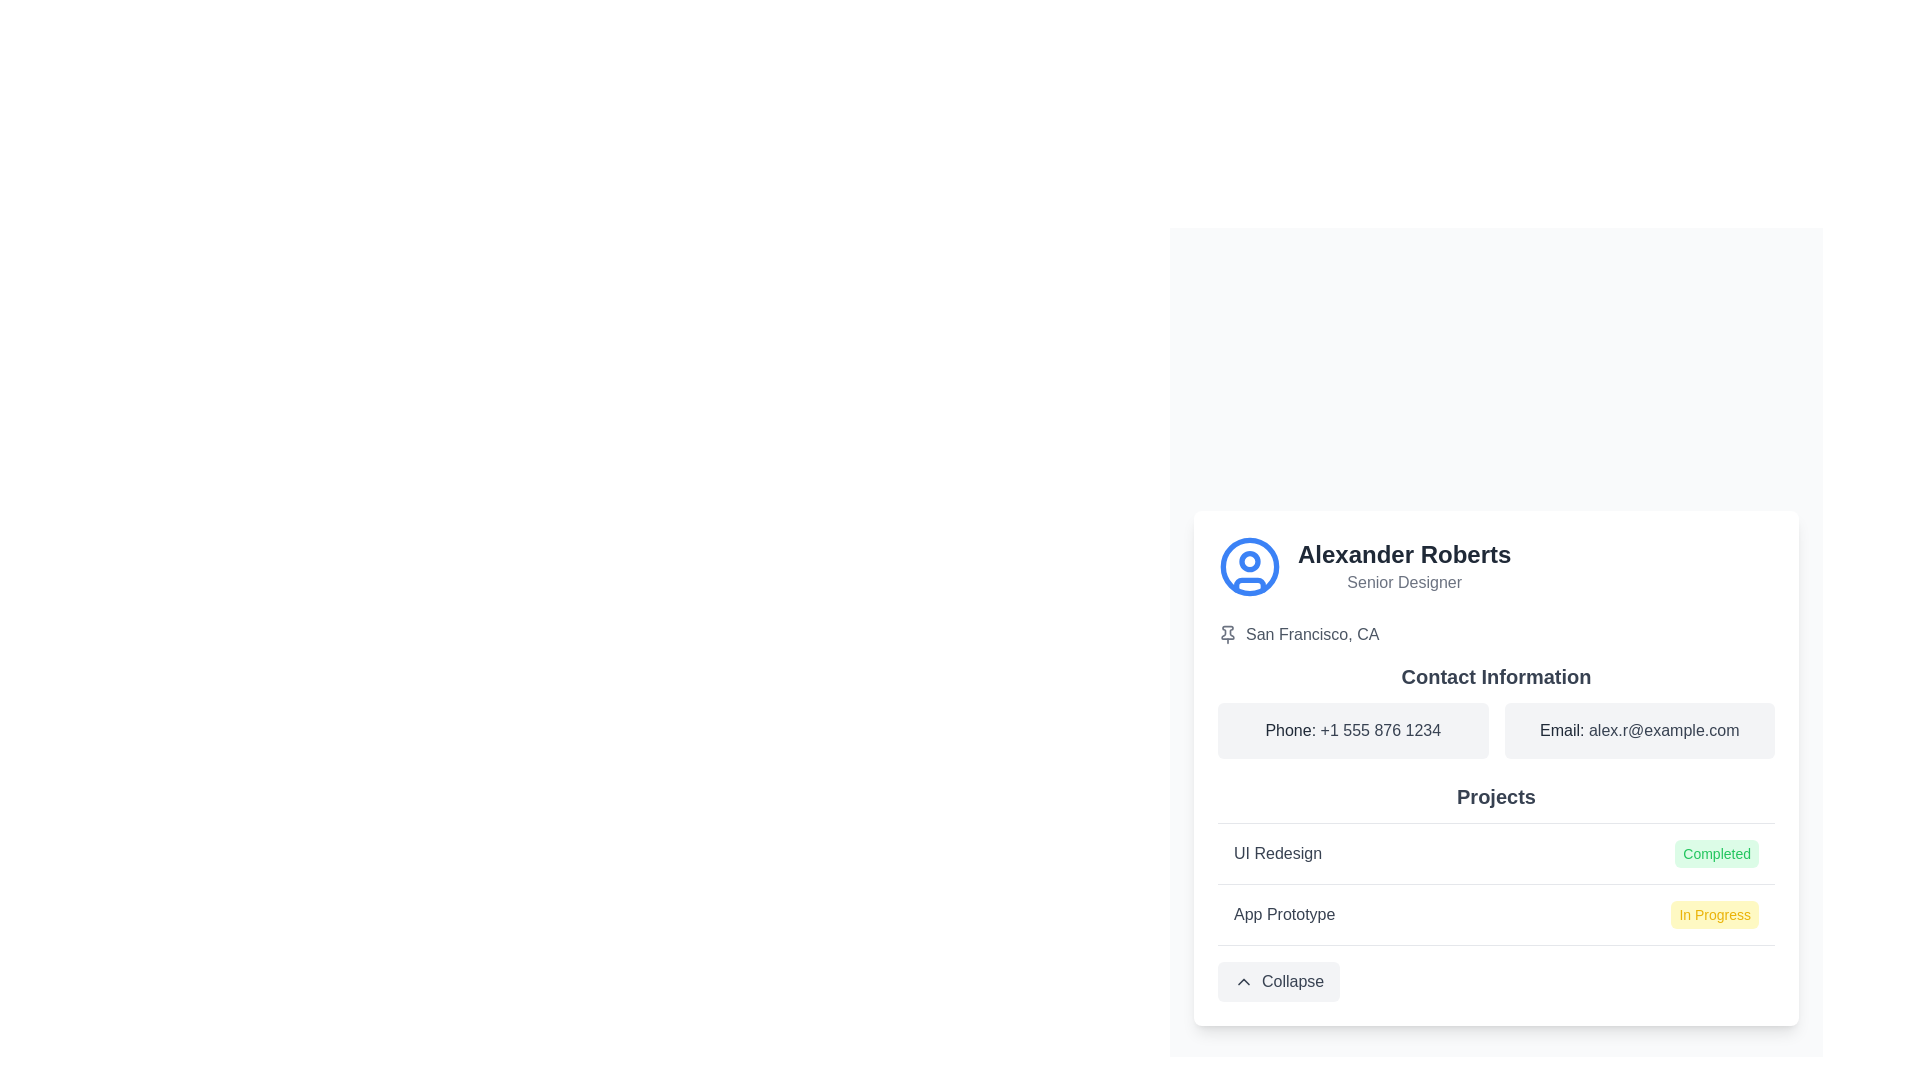  What do you see at coordinates (1248, 566) in the screenshot?
I see `the blue circular user profile icon located to the left of the text 'Alexander Roberts' and 'Senior Designer'` at bounding box center [1248, 566].